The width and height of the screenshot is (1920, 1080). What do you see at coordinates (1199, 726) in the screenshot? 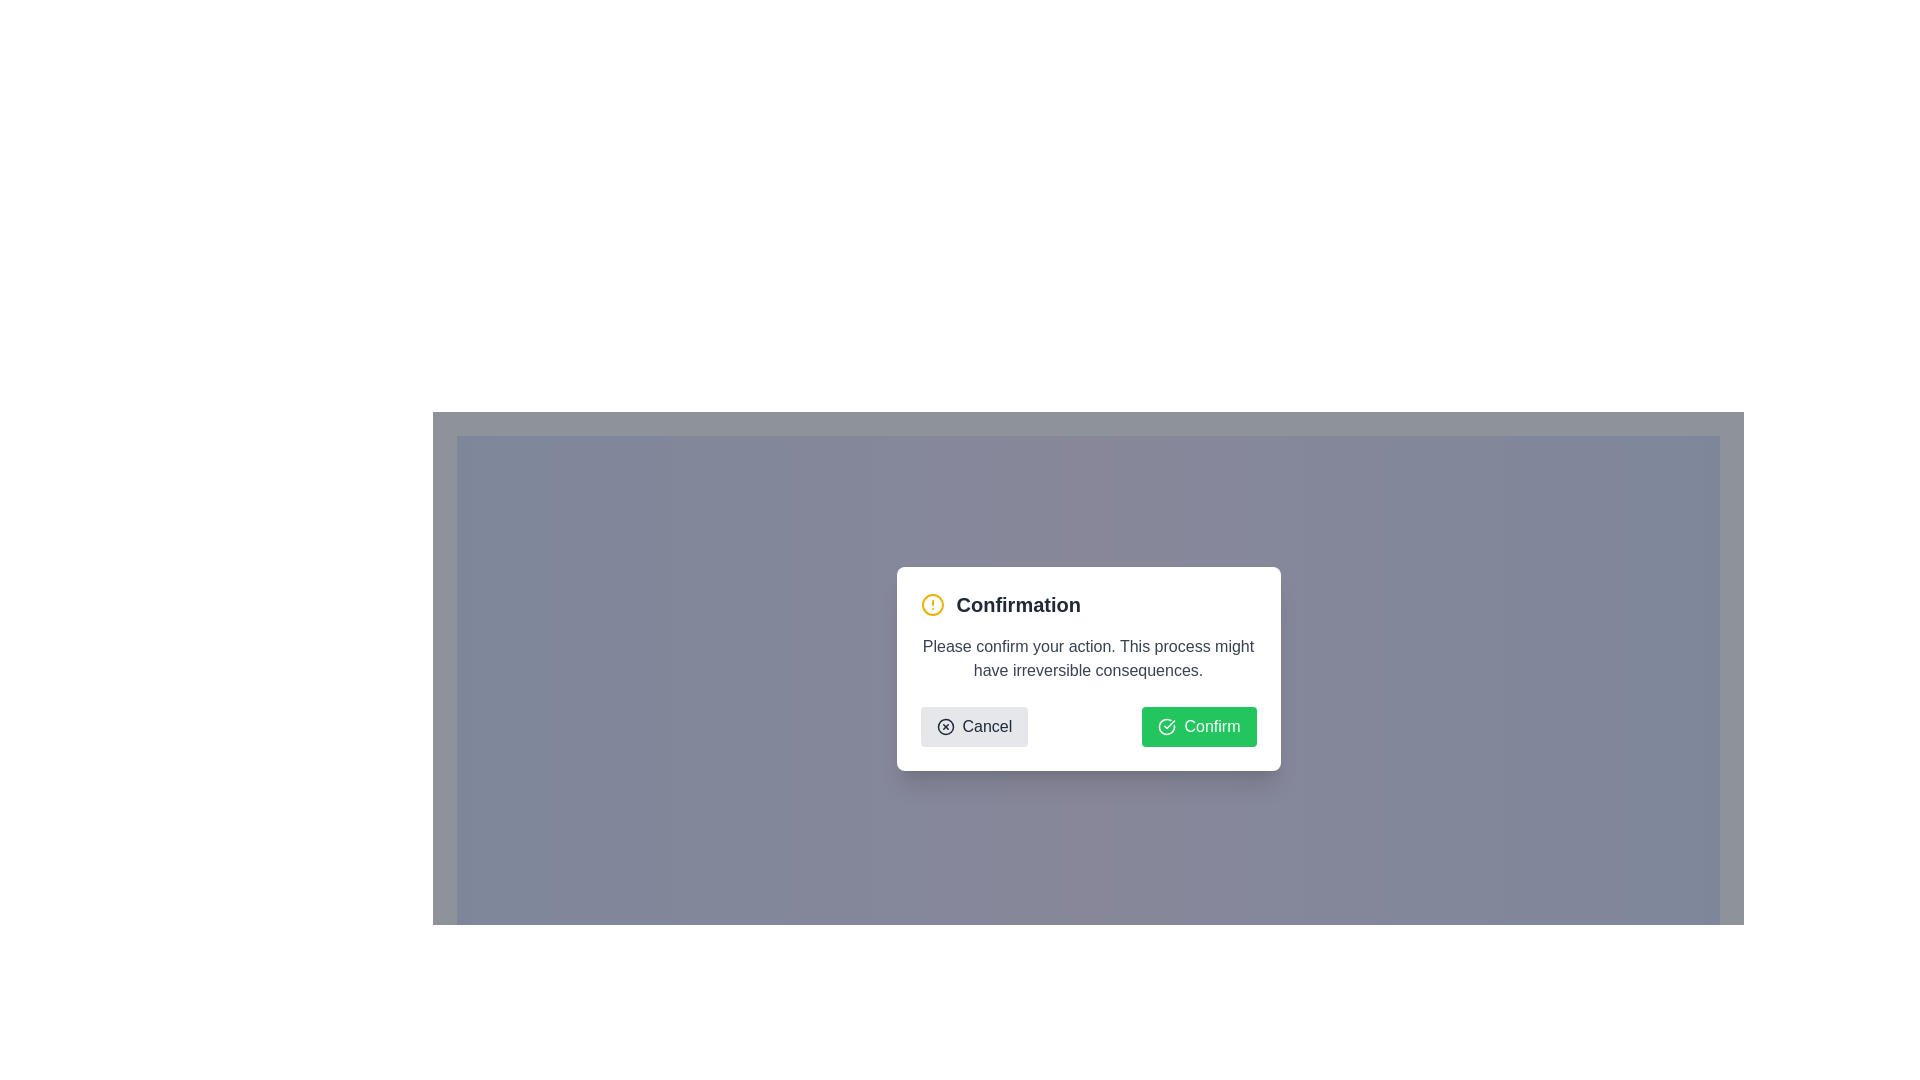
I see `the green 'Confirm' button with white text and a check icon located at the bottom-right corner of the modal, to confirm the action` at bounding box center [1199, 726].